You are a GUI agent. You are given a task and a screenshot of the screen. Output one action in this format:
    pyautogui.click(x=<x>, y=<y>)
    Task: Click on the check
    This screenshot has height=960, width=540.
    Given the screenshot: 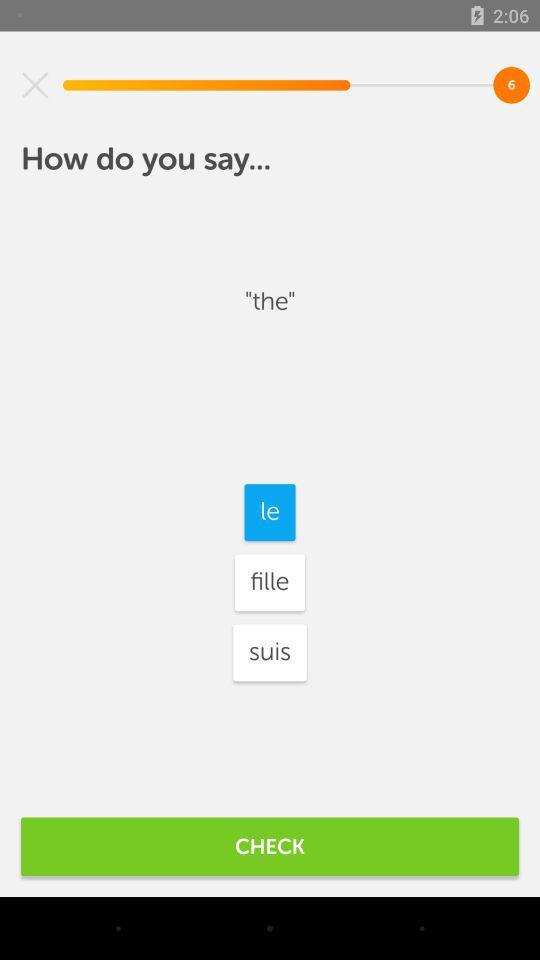 What is the action you would take?
    pyautogui.click(x=270, y=845)
    